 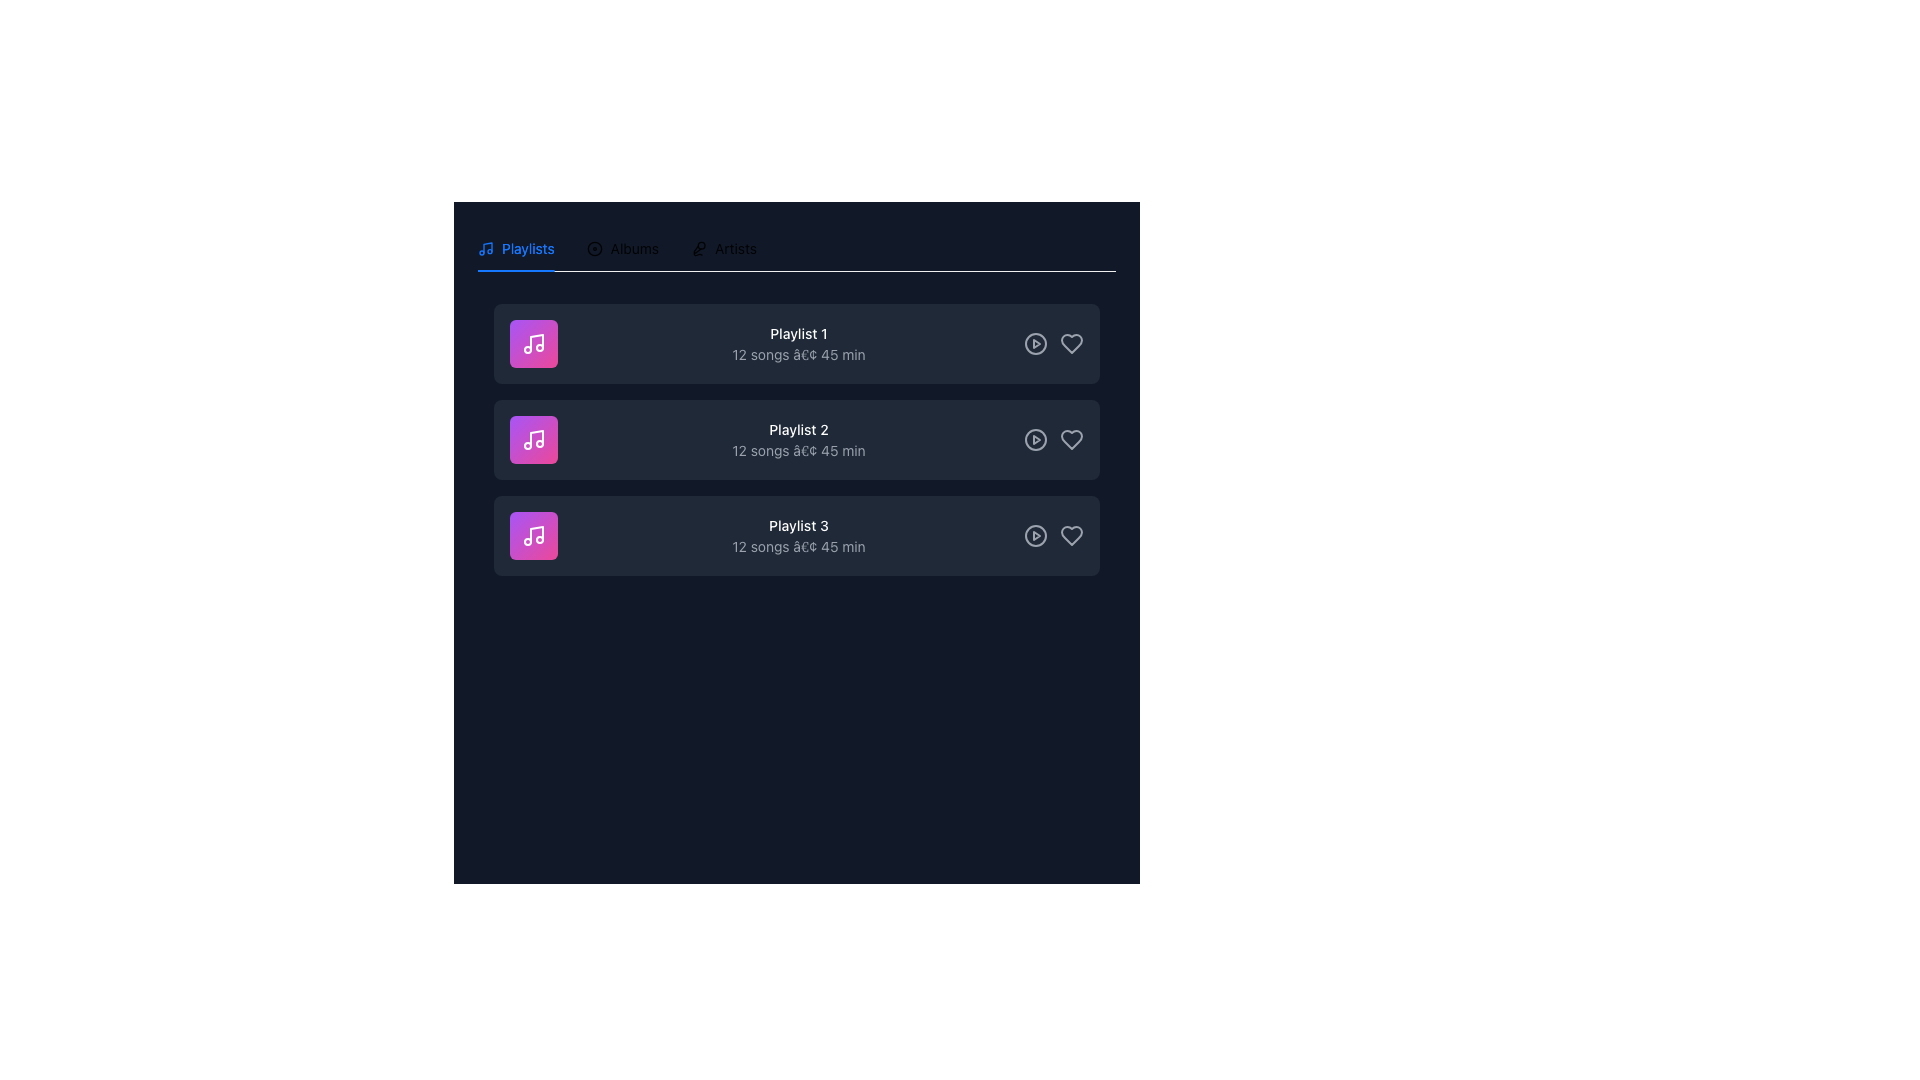 What do you see at coordinates (537, 437) in the screenshot?
I see `the musical note graphical icon located inside the small purple square in the 'Playlist 2' entry` at bounding box center [537, 437].